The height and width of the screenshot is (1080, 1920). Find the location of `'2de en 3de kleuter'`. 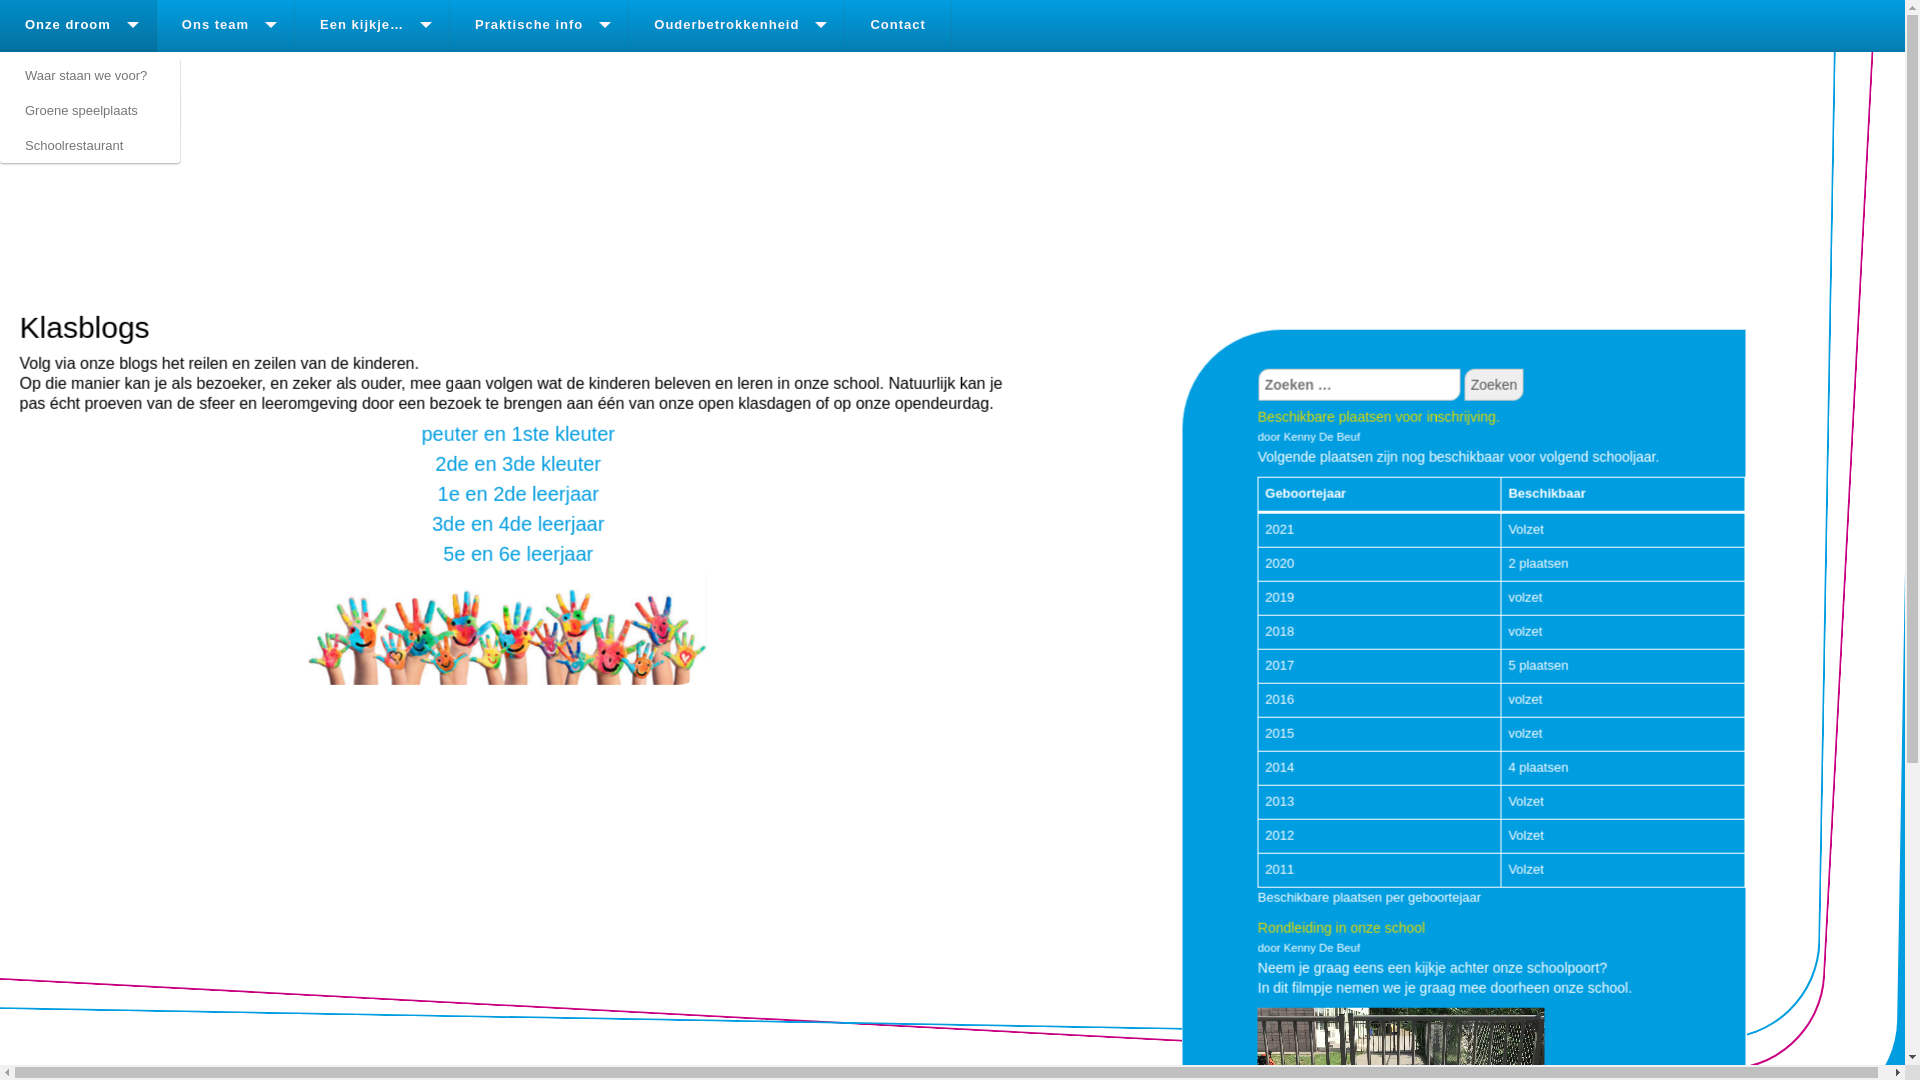

'2de en 3de kleuter' is located at coordinates (518, 462).